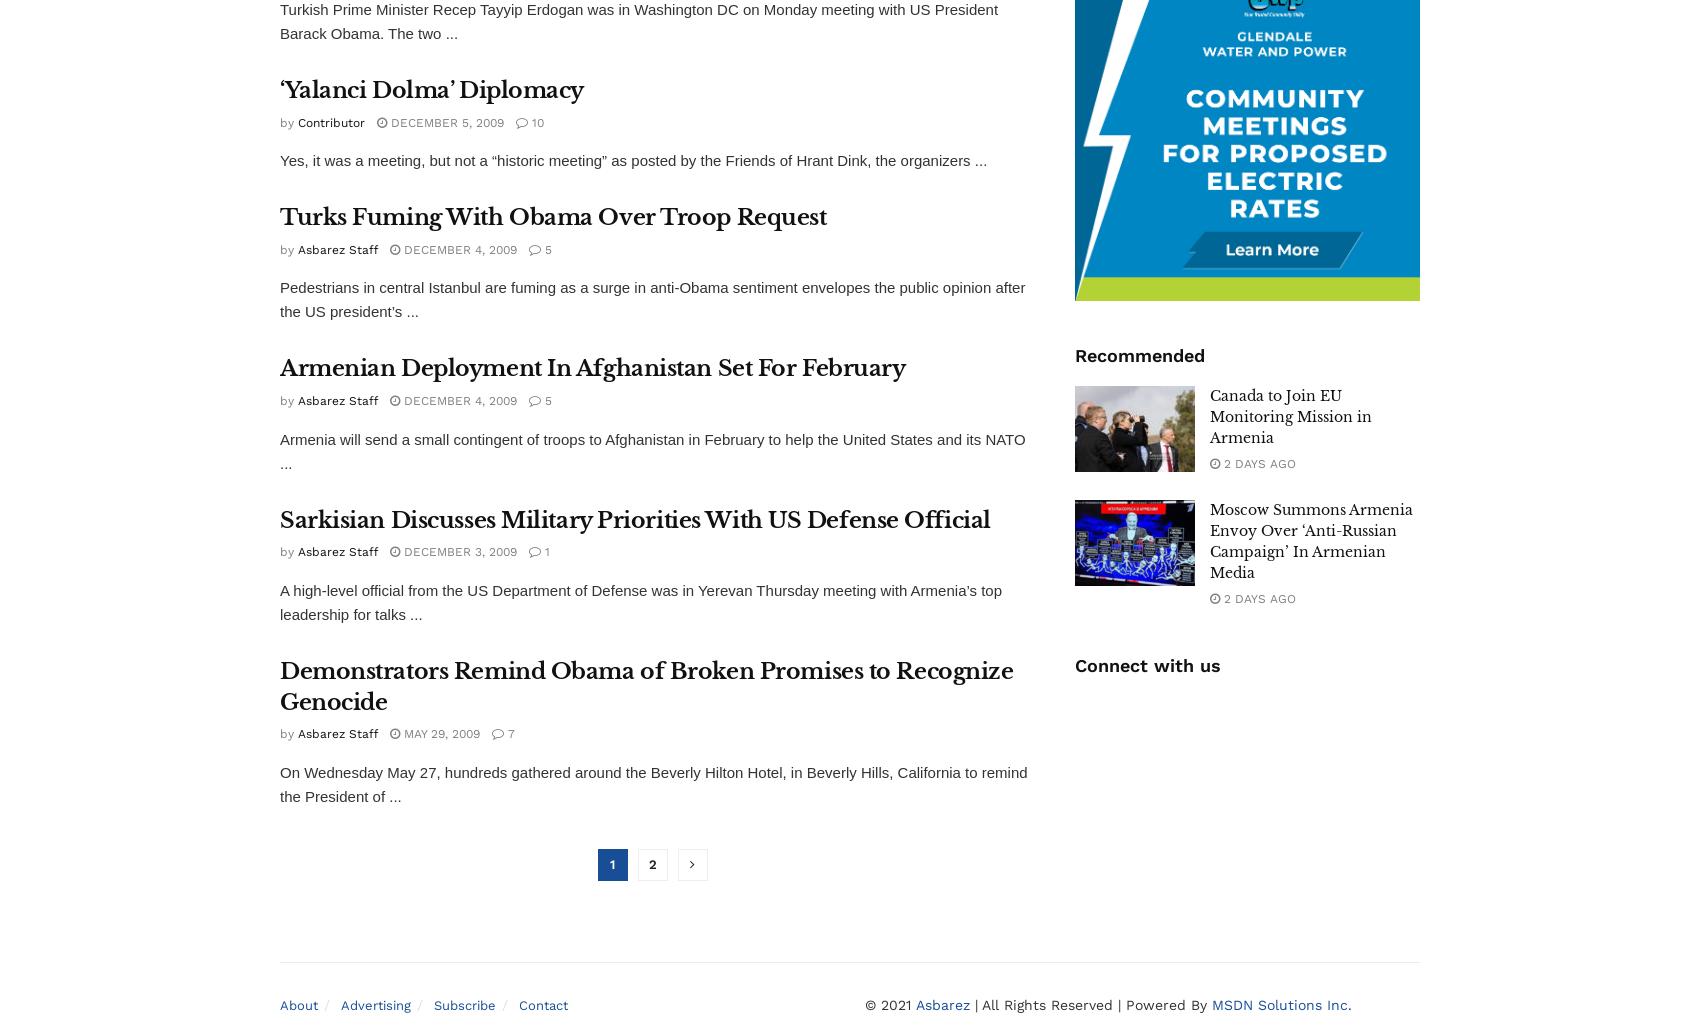 This screenshot has height=1030, width=1700. What do you see at coordinates (1311, 541) in the screenshot?
I see `'Moscow Summons Armenia Envoy Over ‘Anti-Russian Campaign’ In Armenian Media'` at bounding box center [1311, 541].